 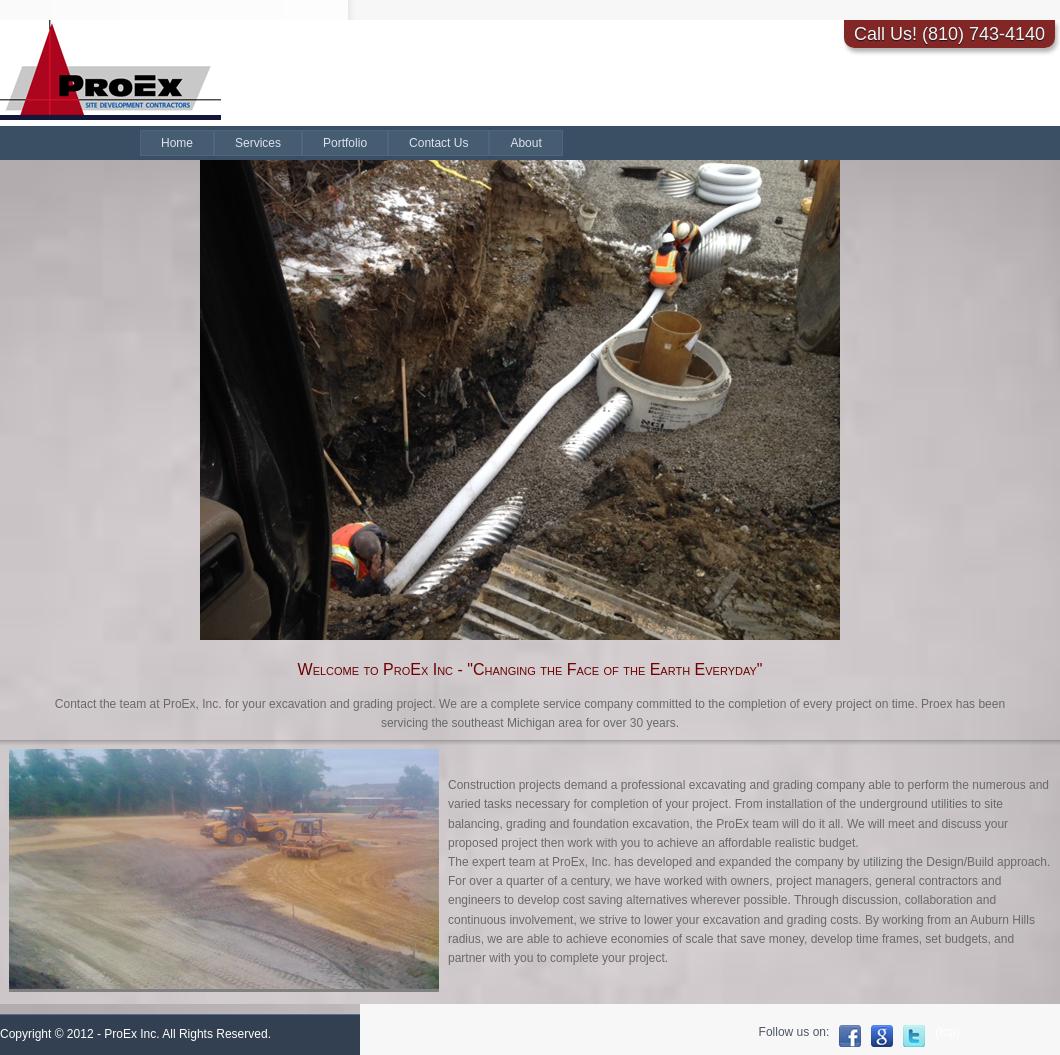 What do you see at coordinates (345, 142) in the screenshot?
I see `'Portfolio'` at bounding box center [345, 142].